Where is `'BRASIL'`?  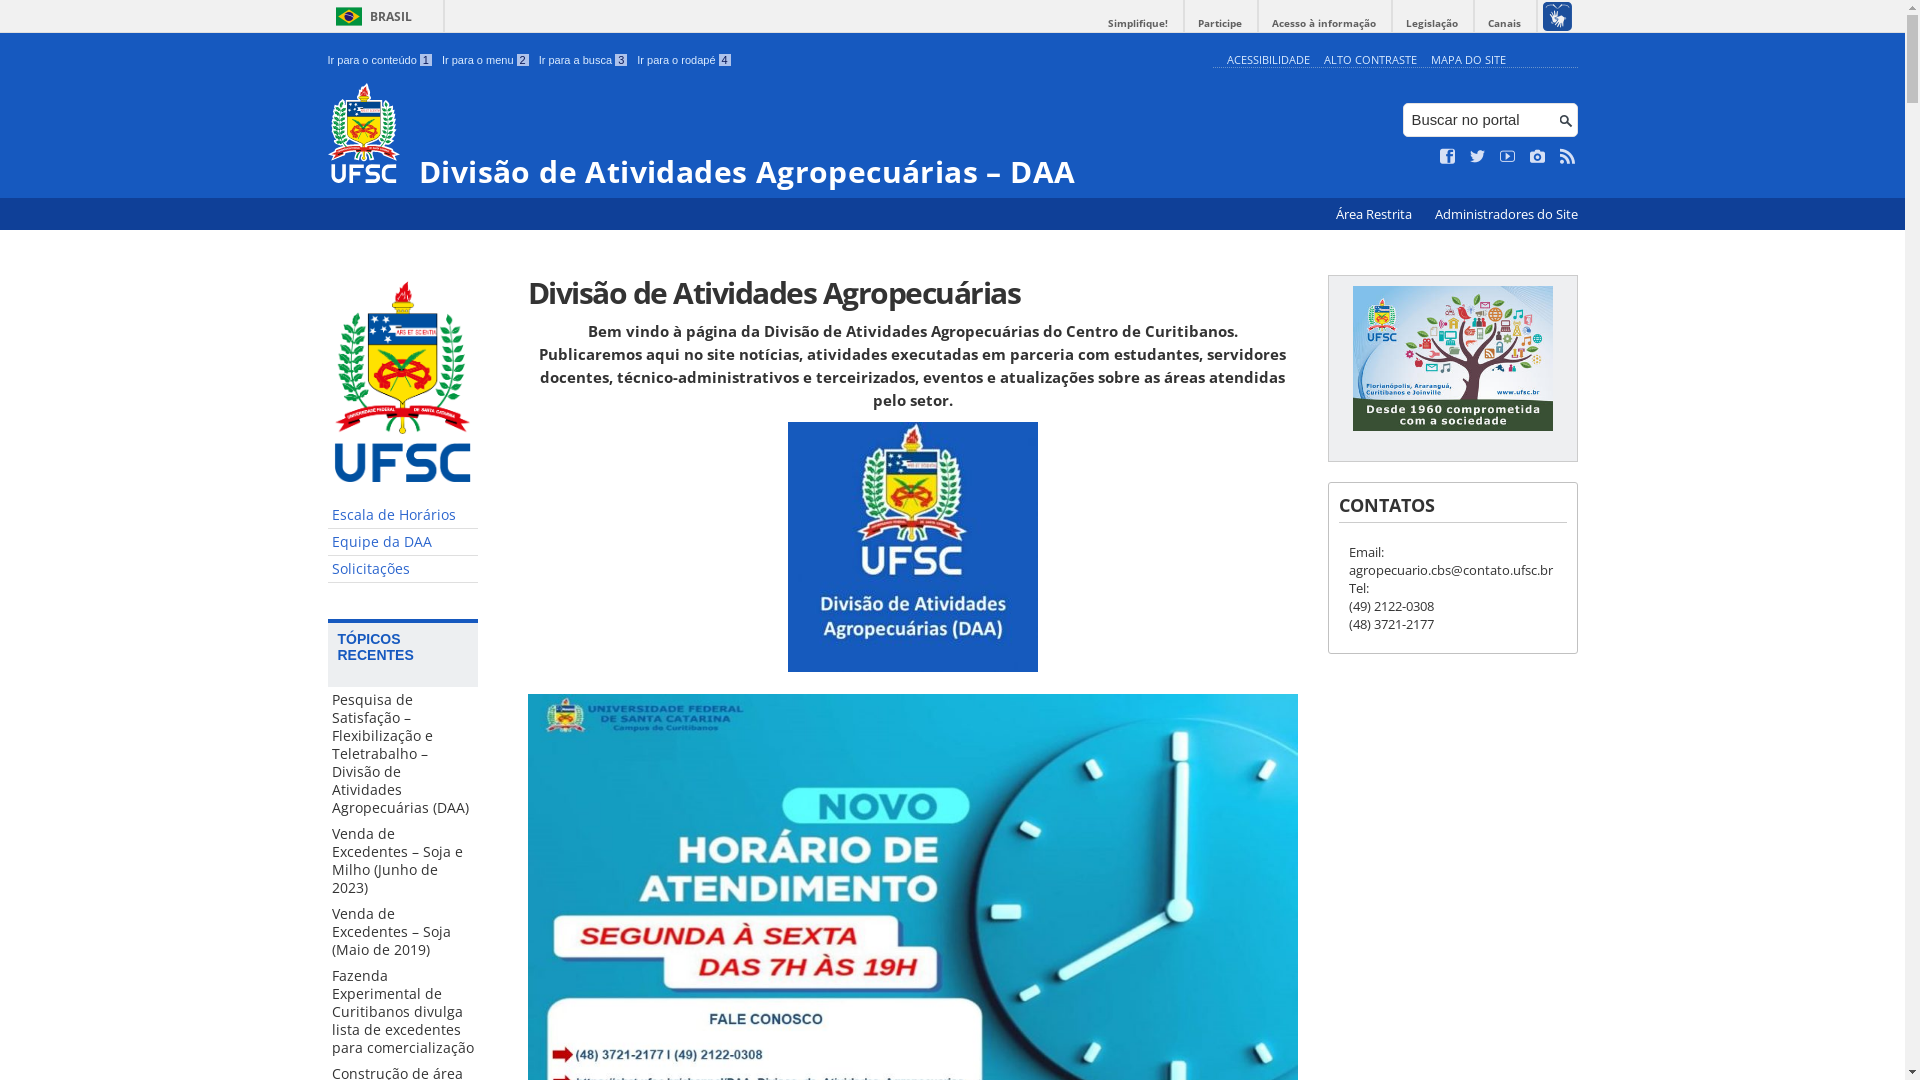 'BRASIL' is located at coordinates (370, 16).